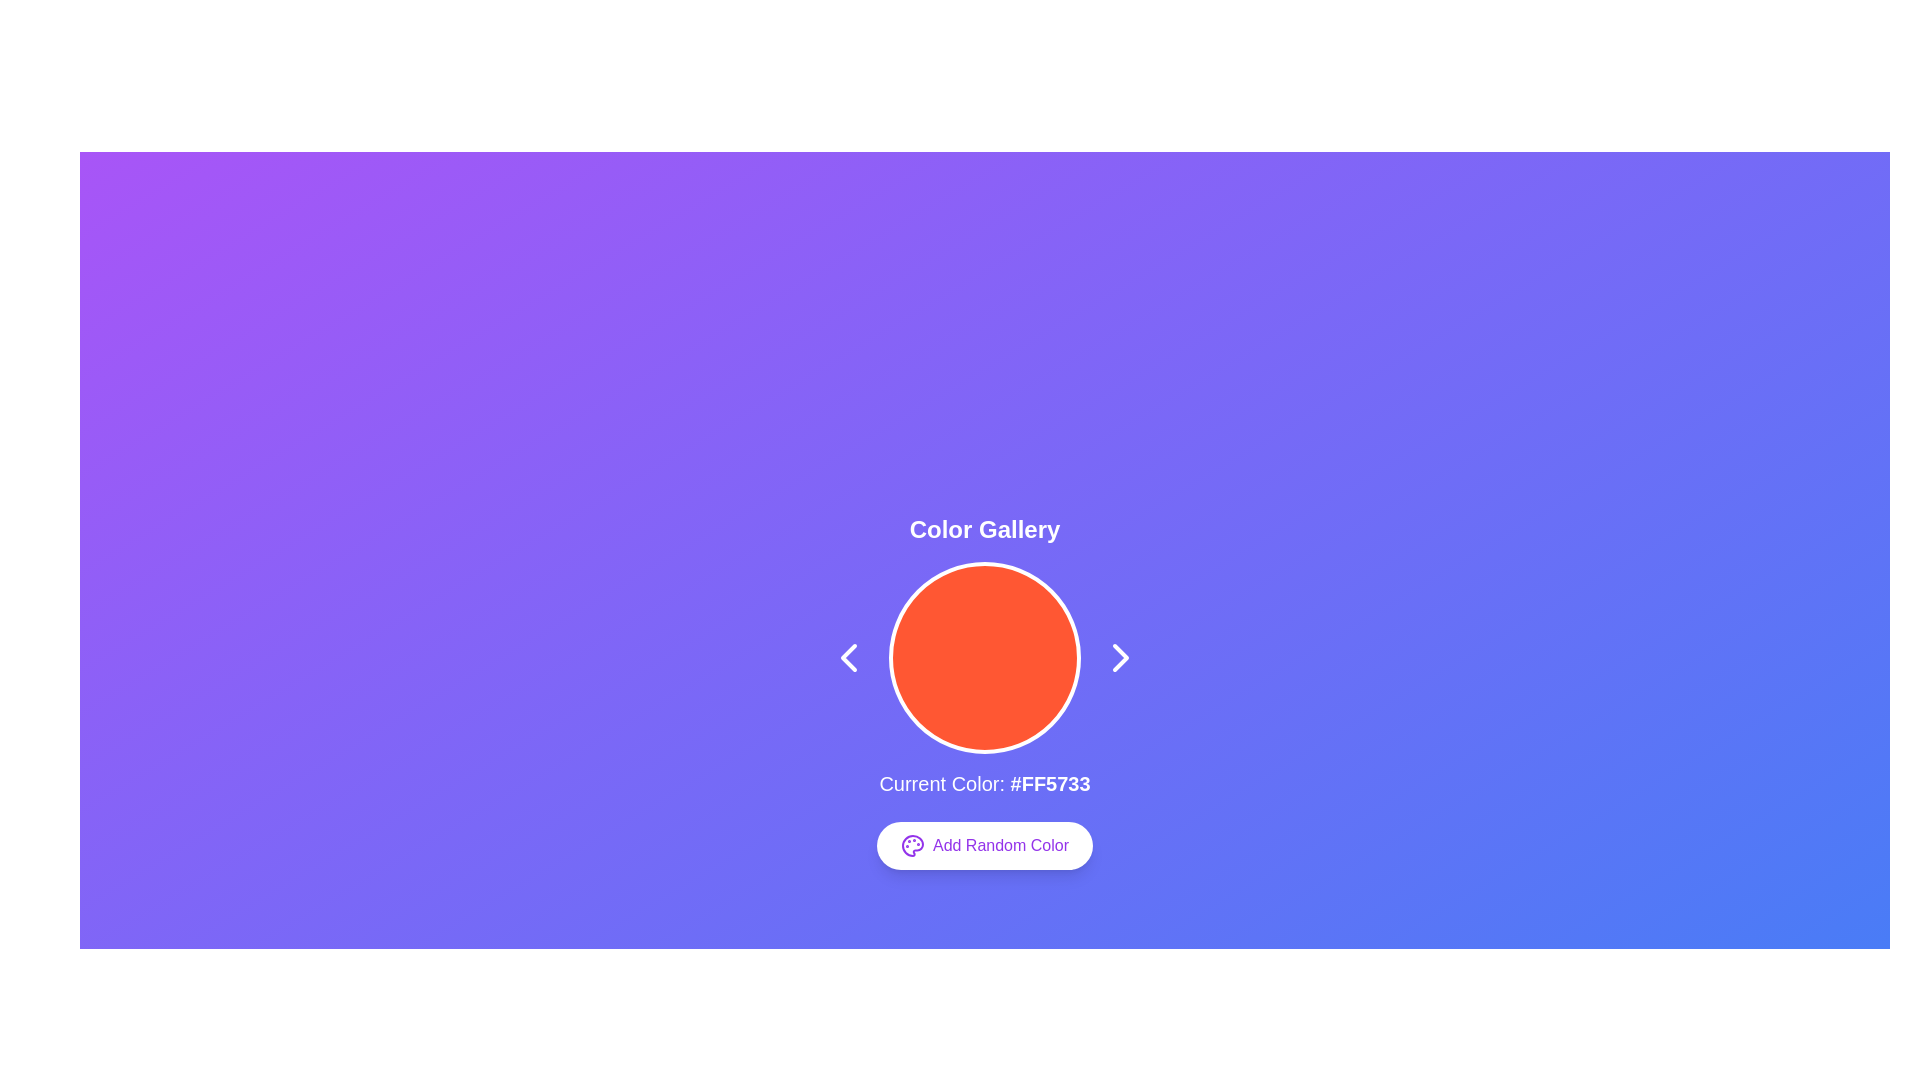  Describe the element at coordinates (984, 782) in the screenshot. I see `the text element displaying 'Current Color: #FF5733' in white, bold font, located below the color swatch and above the 'Add Random Color' button` at that location.